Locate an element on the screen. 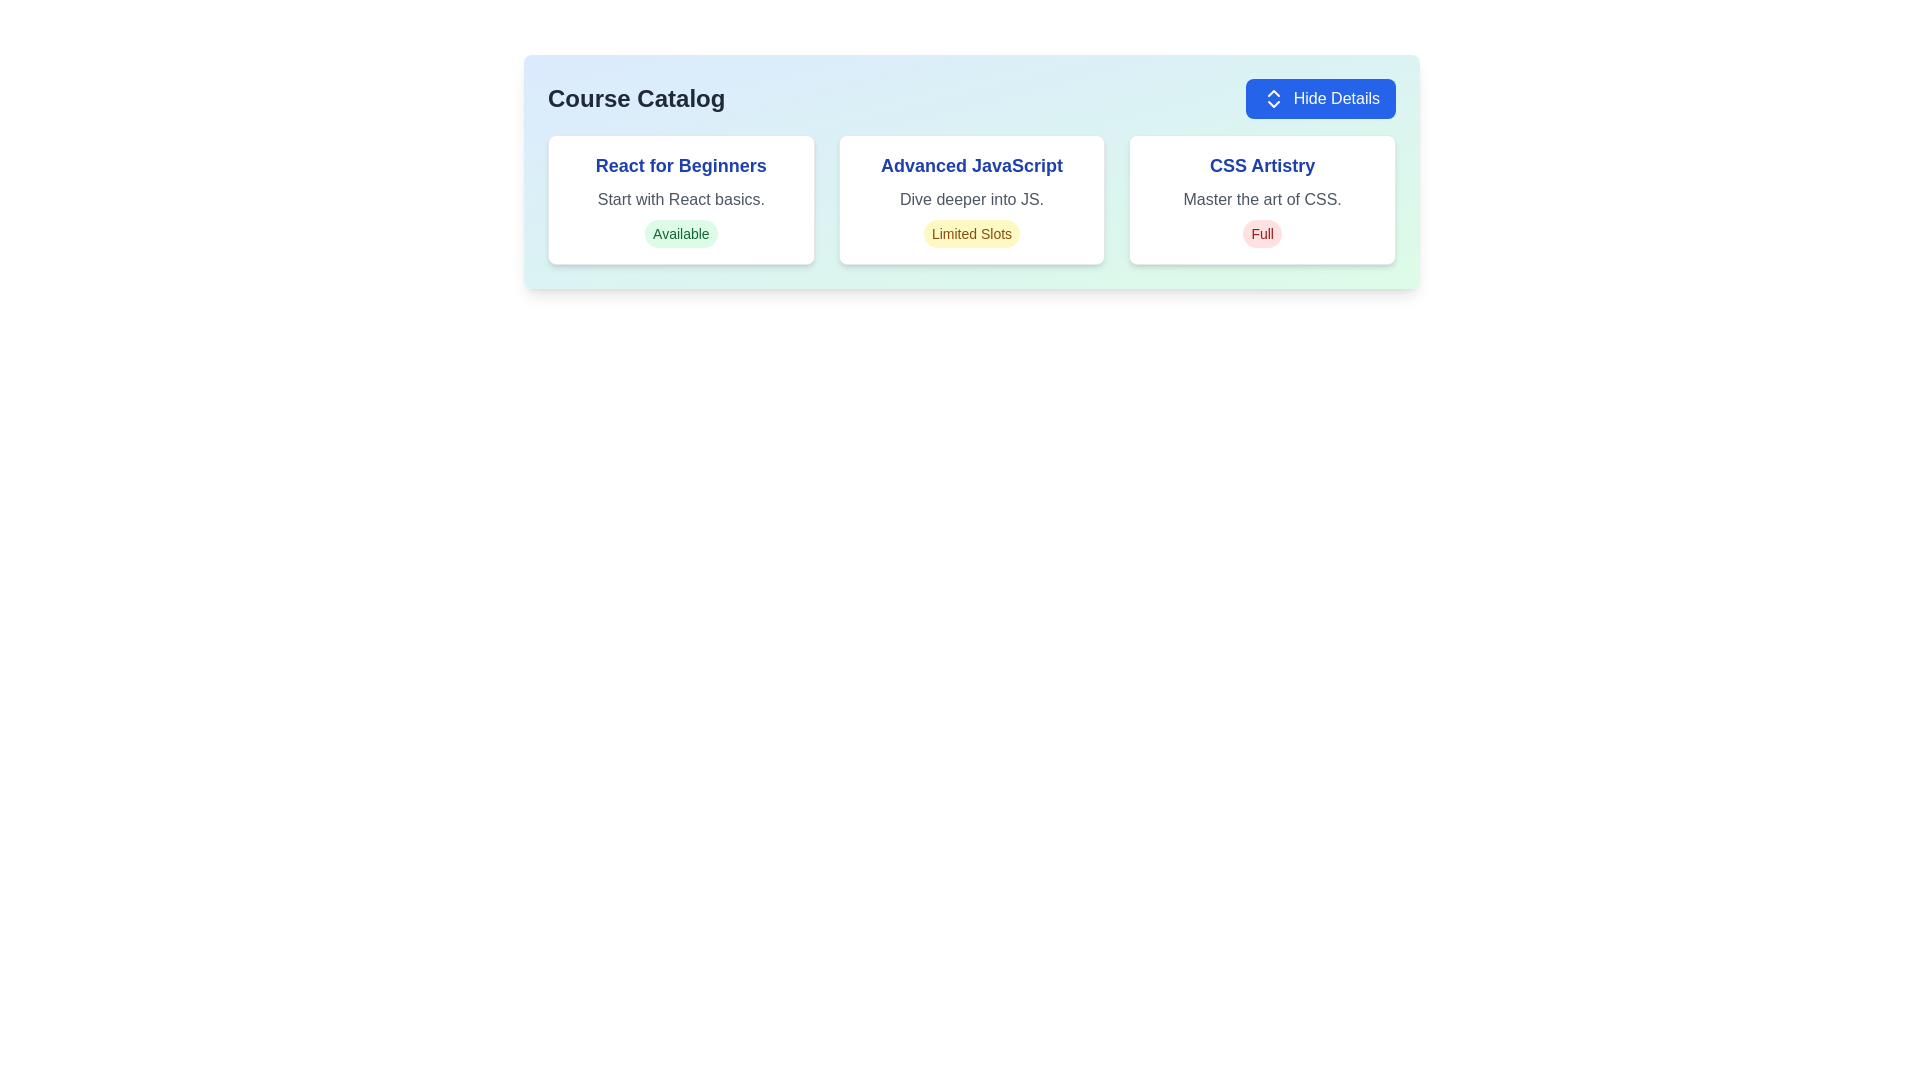 Image resolution: width=1920 pixels, height=1080 pixels. the text label displaying 'React for Beginners', which is styled with large, bold, blue lettering and located at the top of the left card in a set of horizontally aligned cards is located at coordinates (681, 164).